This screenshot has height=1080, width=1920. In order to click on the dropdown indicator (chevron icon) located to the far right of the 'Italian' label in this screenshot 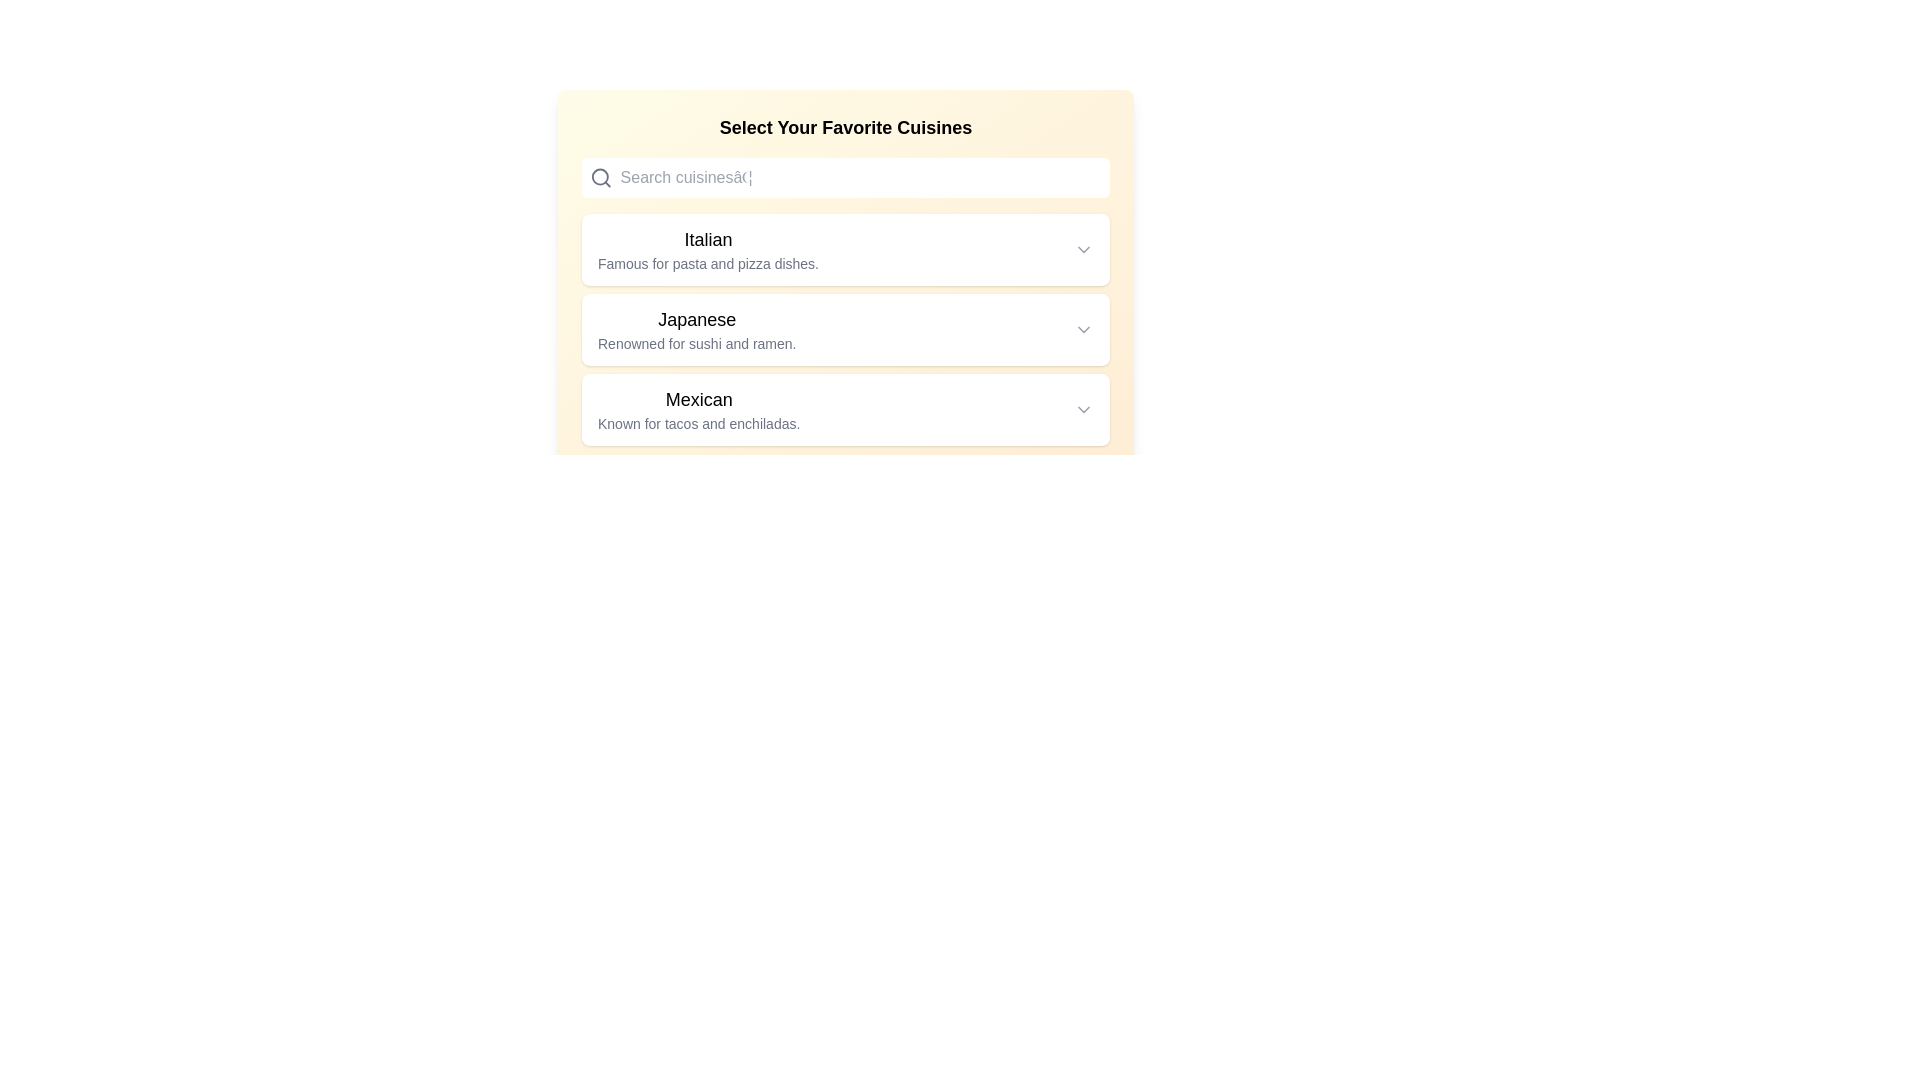, I will do `click(1083, 249)`.